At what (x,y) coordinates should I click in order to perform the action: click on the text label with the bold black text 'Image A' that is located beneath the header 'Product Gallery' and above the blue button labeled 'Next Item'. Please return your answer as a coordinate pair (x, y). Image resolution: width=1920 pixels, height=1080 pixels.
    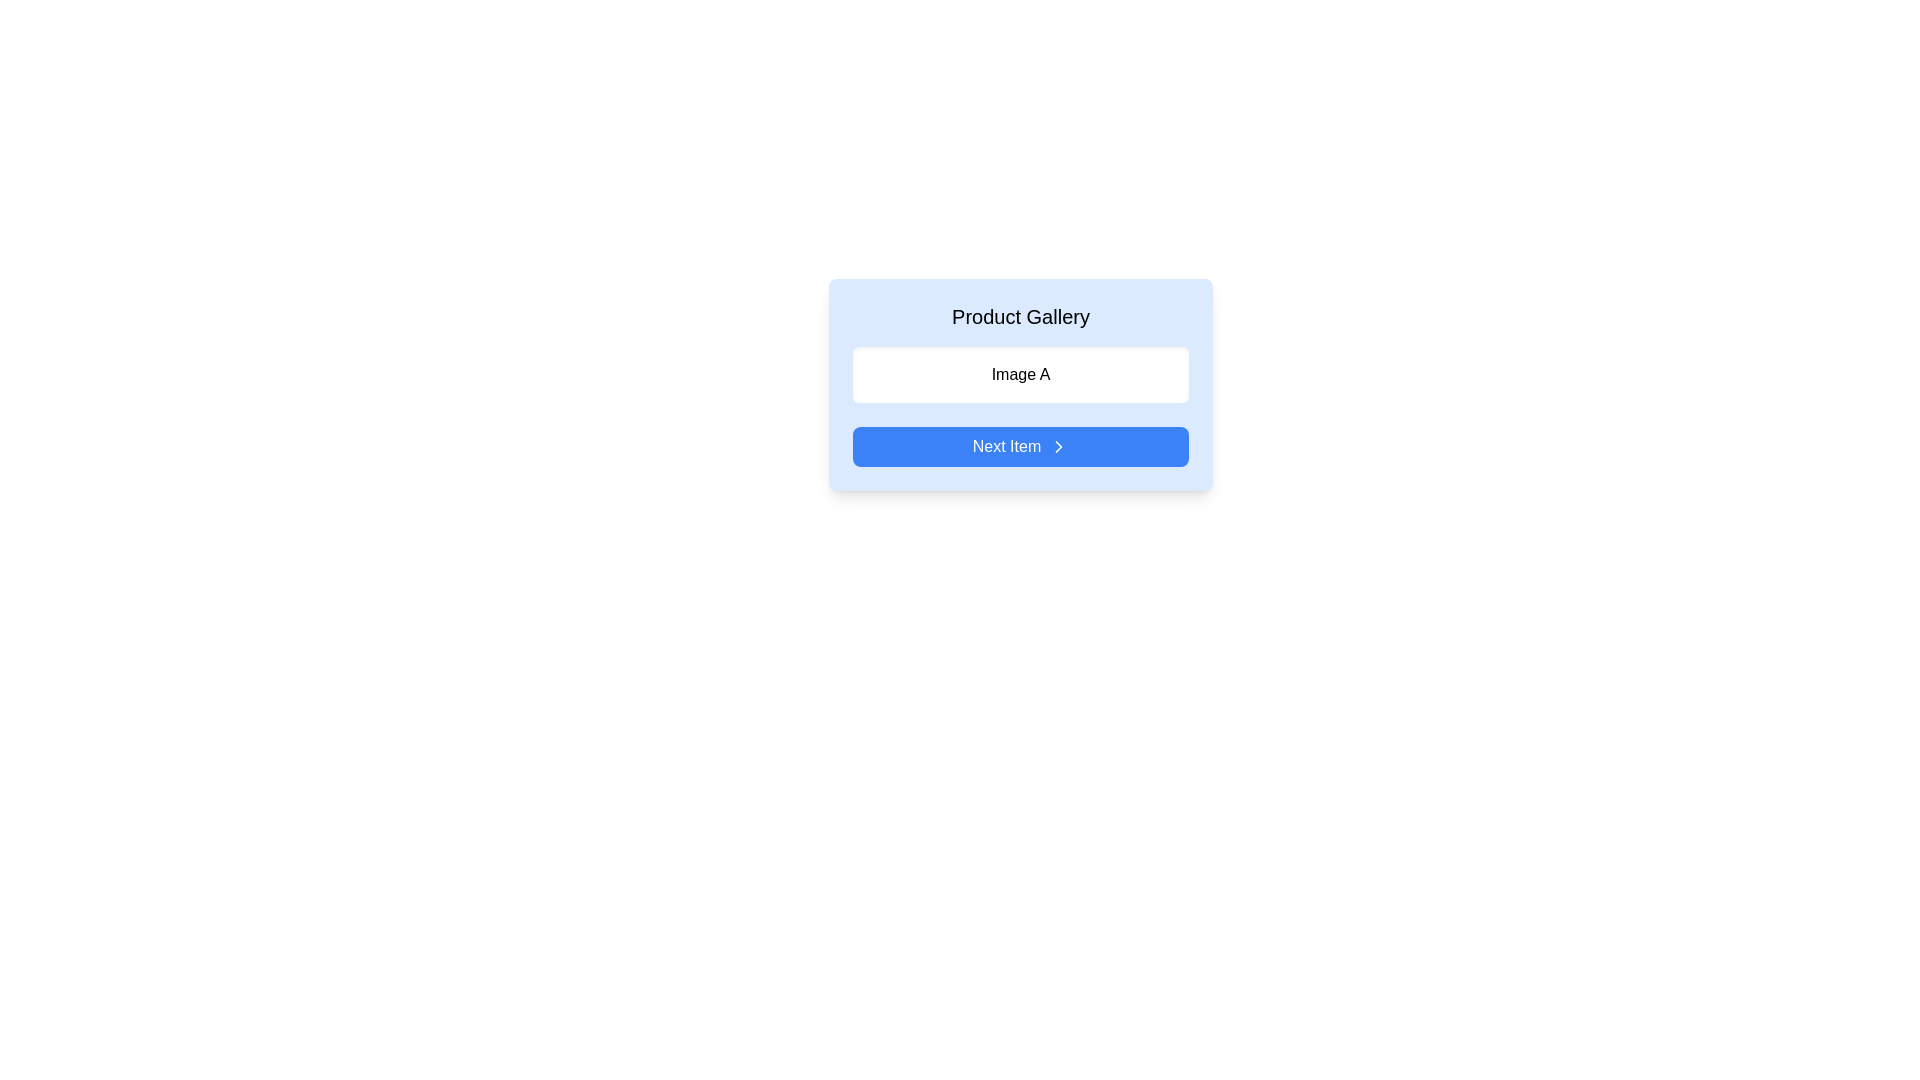
    Looking at the image, I should click on (1021, 374).